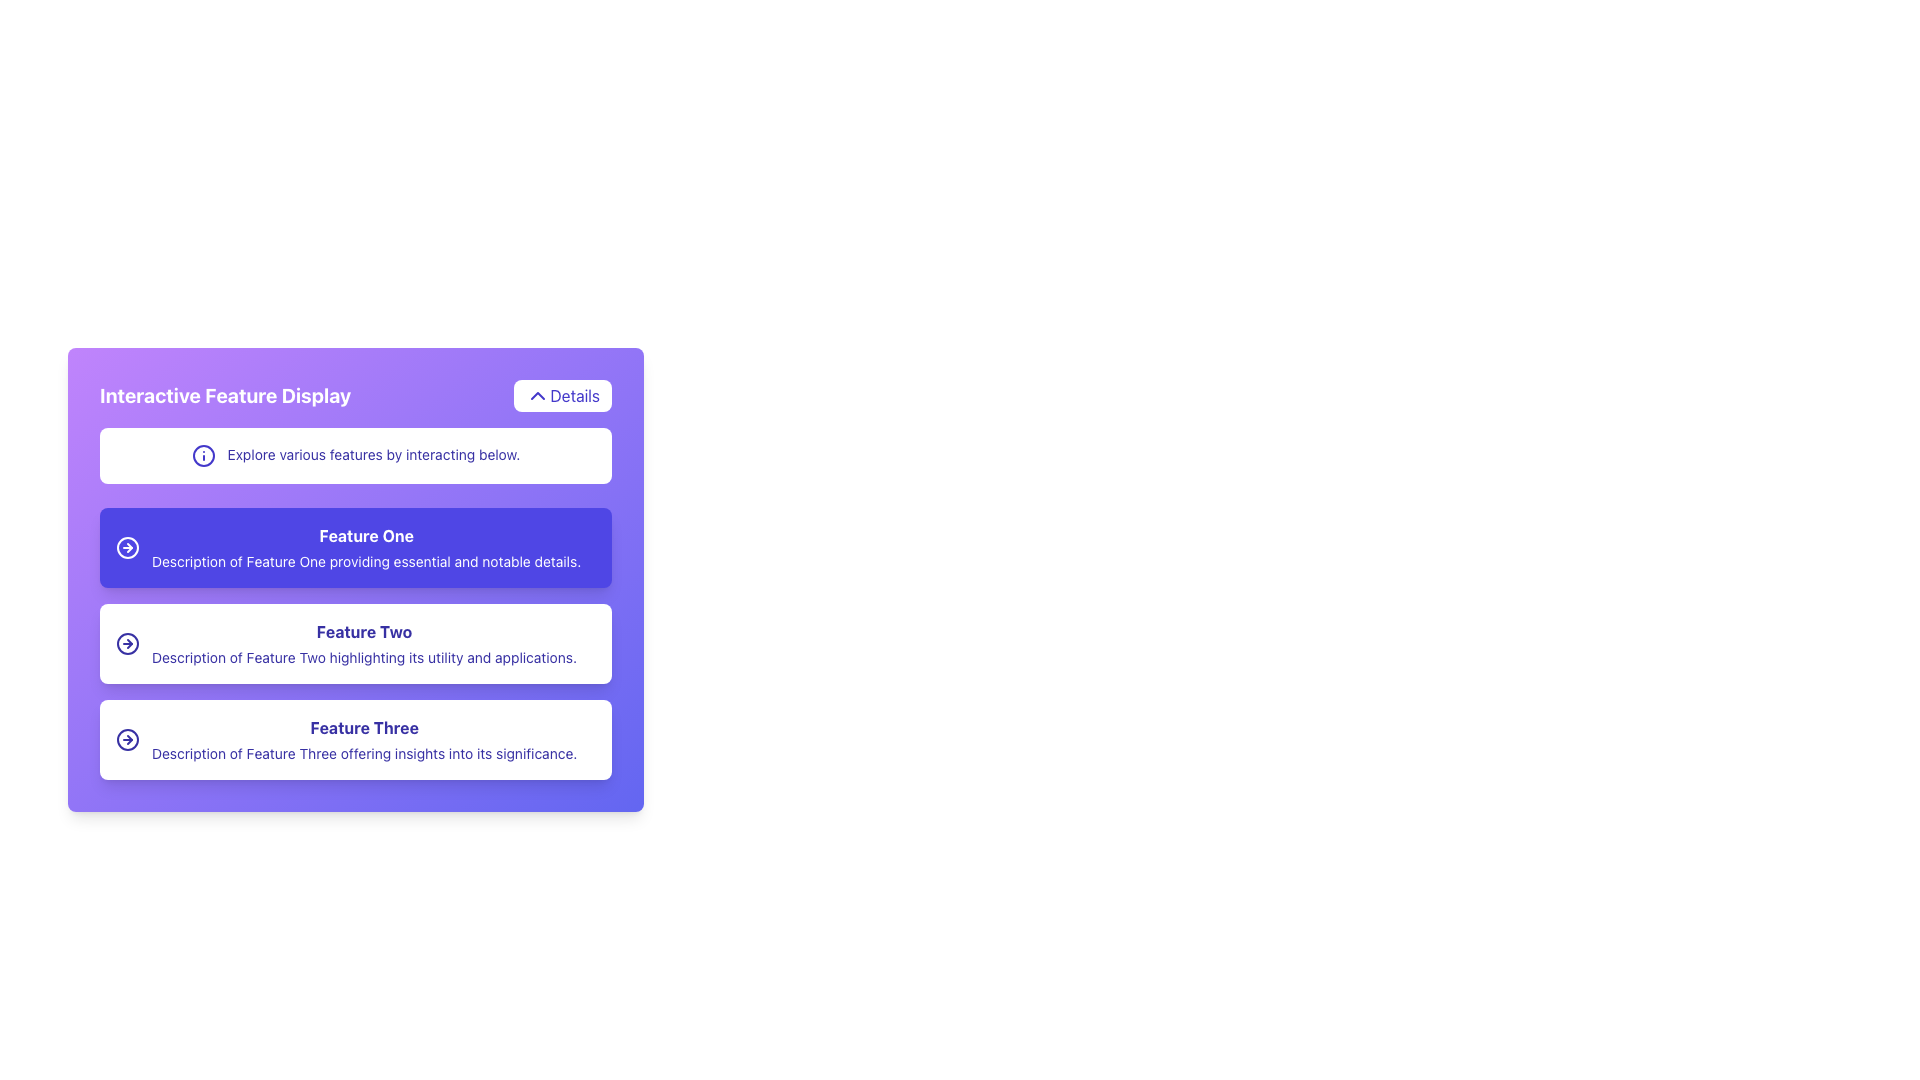 The width and height of the screenshot is (1920, 1080). Describe the element at coordinates (355, 547) in the screenshot. I see `the Information Panel for 'Feature One', which is the second element in a vertical list of feature cards` at that location.